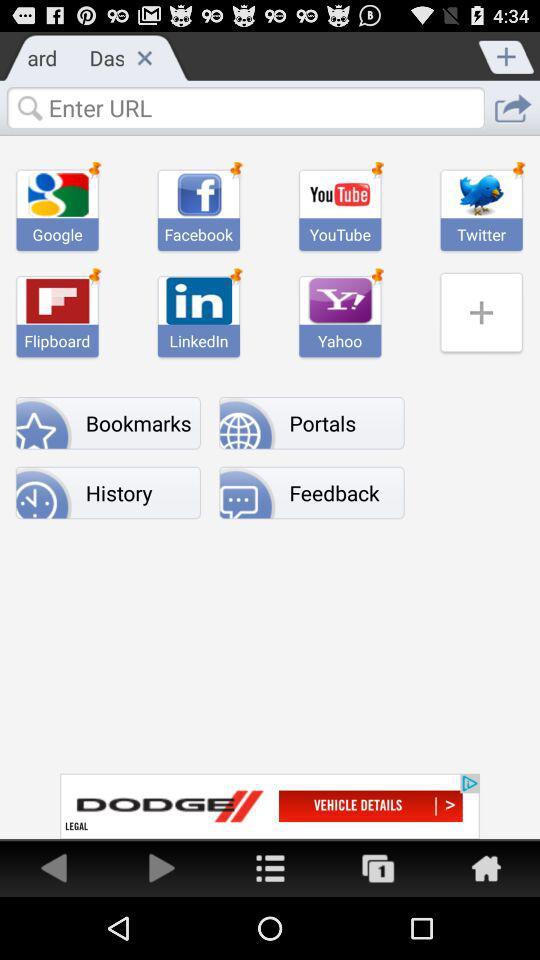 The image size is (540, 960). What do you see at coordinates (161, 866) in the screenshot?
I see `previous` at bounding box center [161, 866].